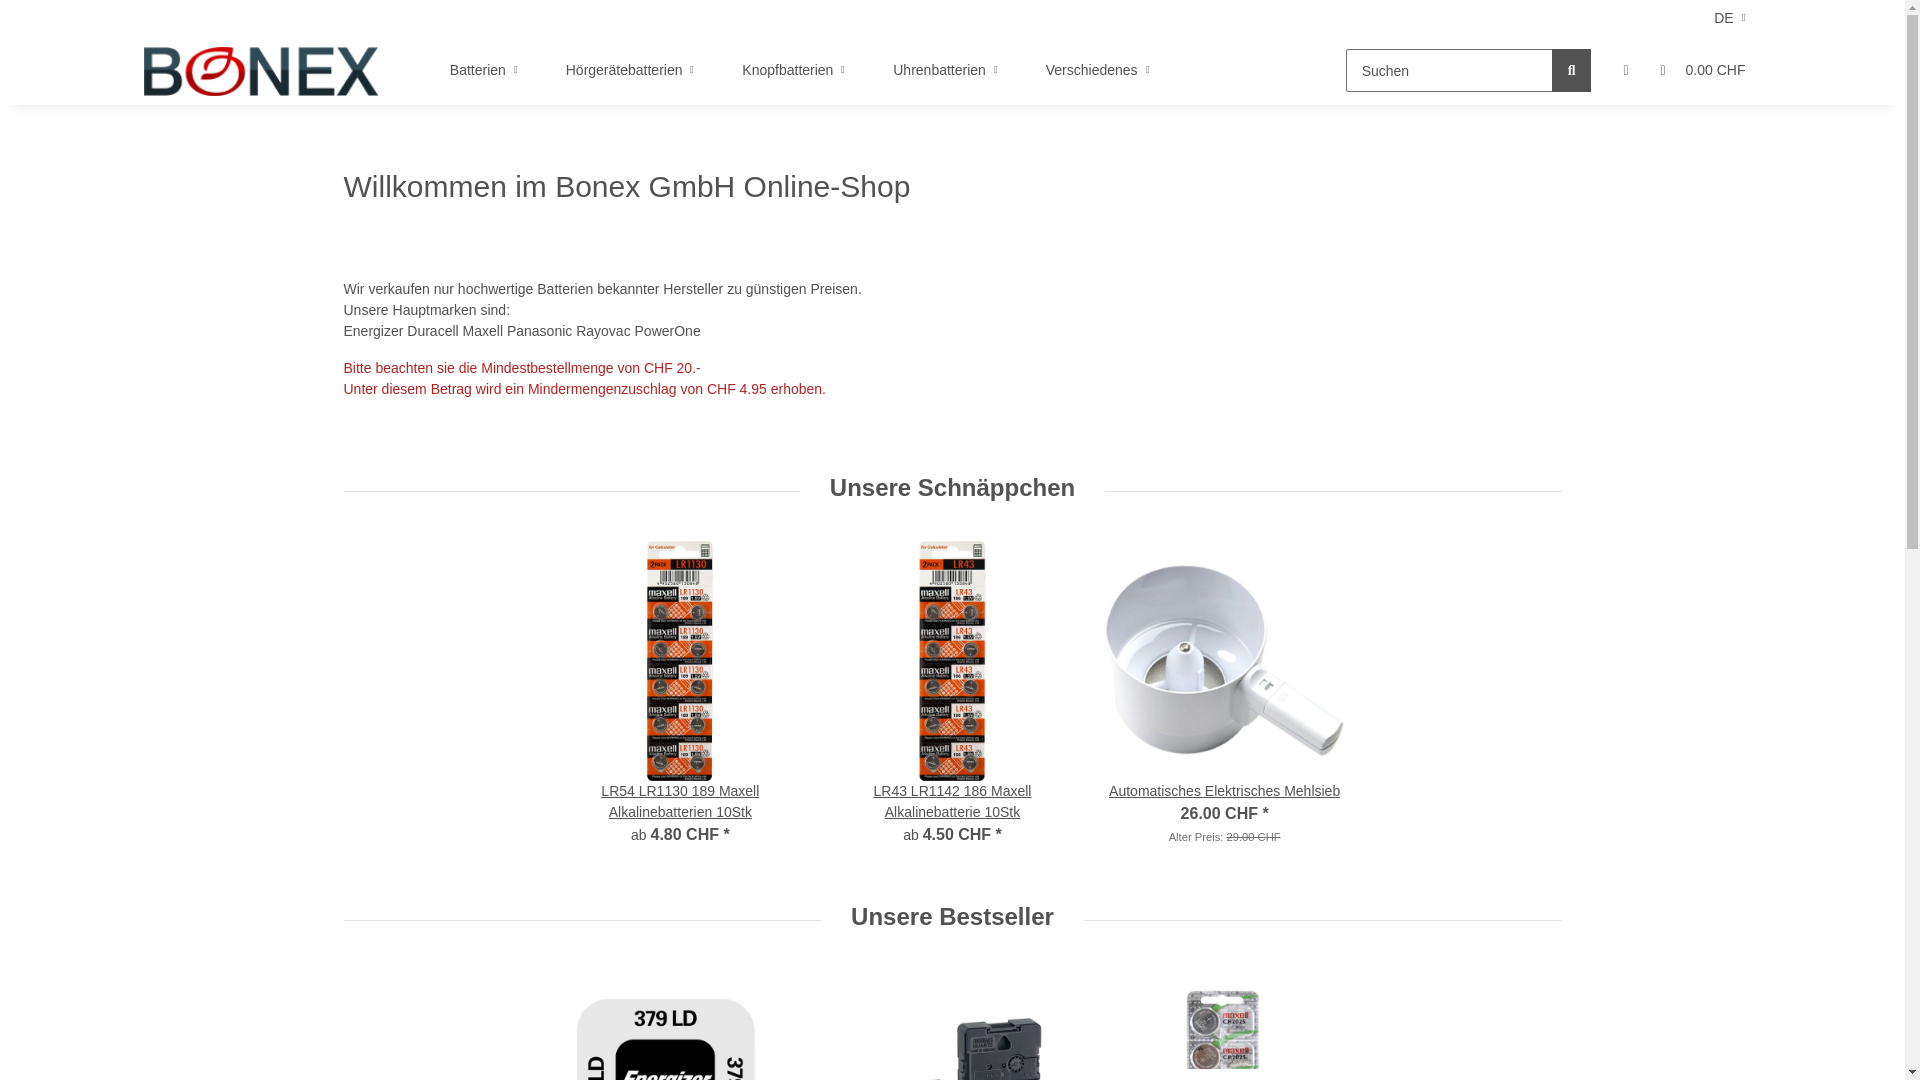  Describe the element at coordinates (1702, 69) in the screenshot. I see `'0.00 CHF'` at that location.